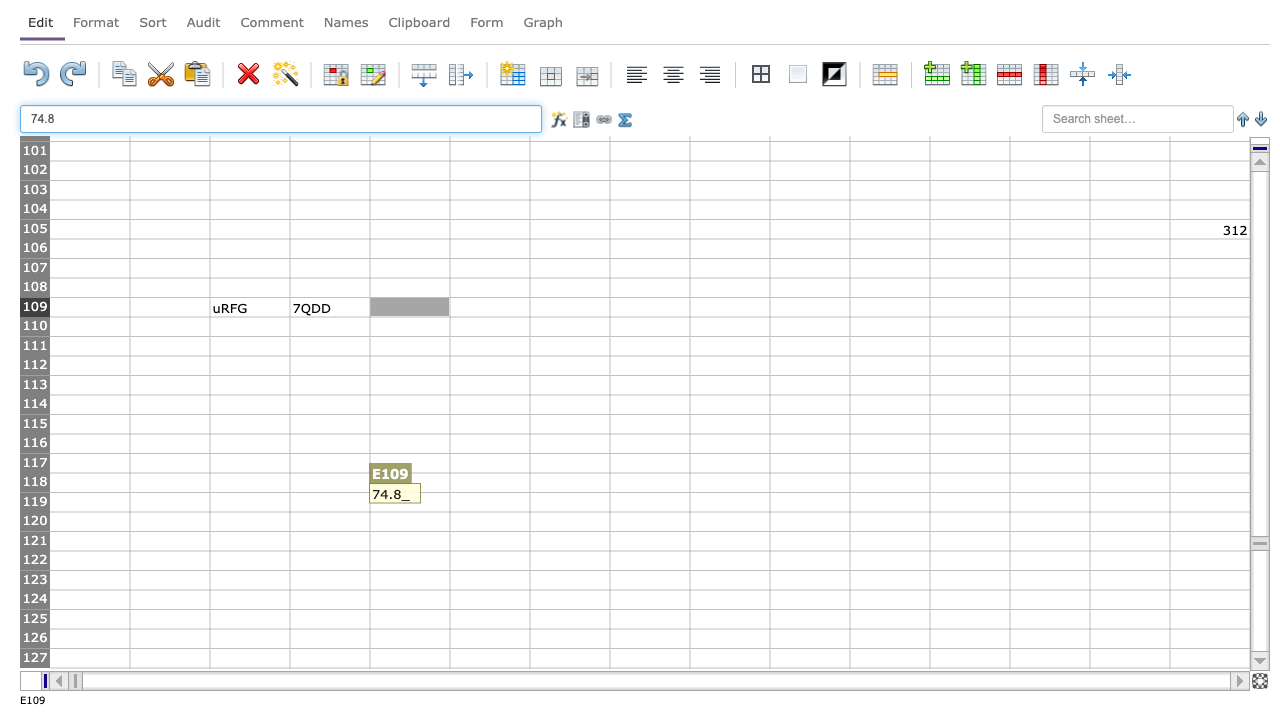  What do you see at coordinates (568, 501) in the screenshot?
I see `cell G119` at bounding box center [568, 501].